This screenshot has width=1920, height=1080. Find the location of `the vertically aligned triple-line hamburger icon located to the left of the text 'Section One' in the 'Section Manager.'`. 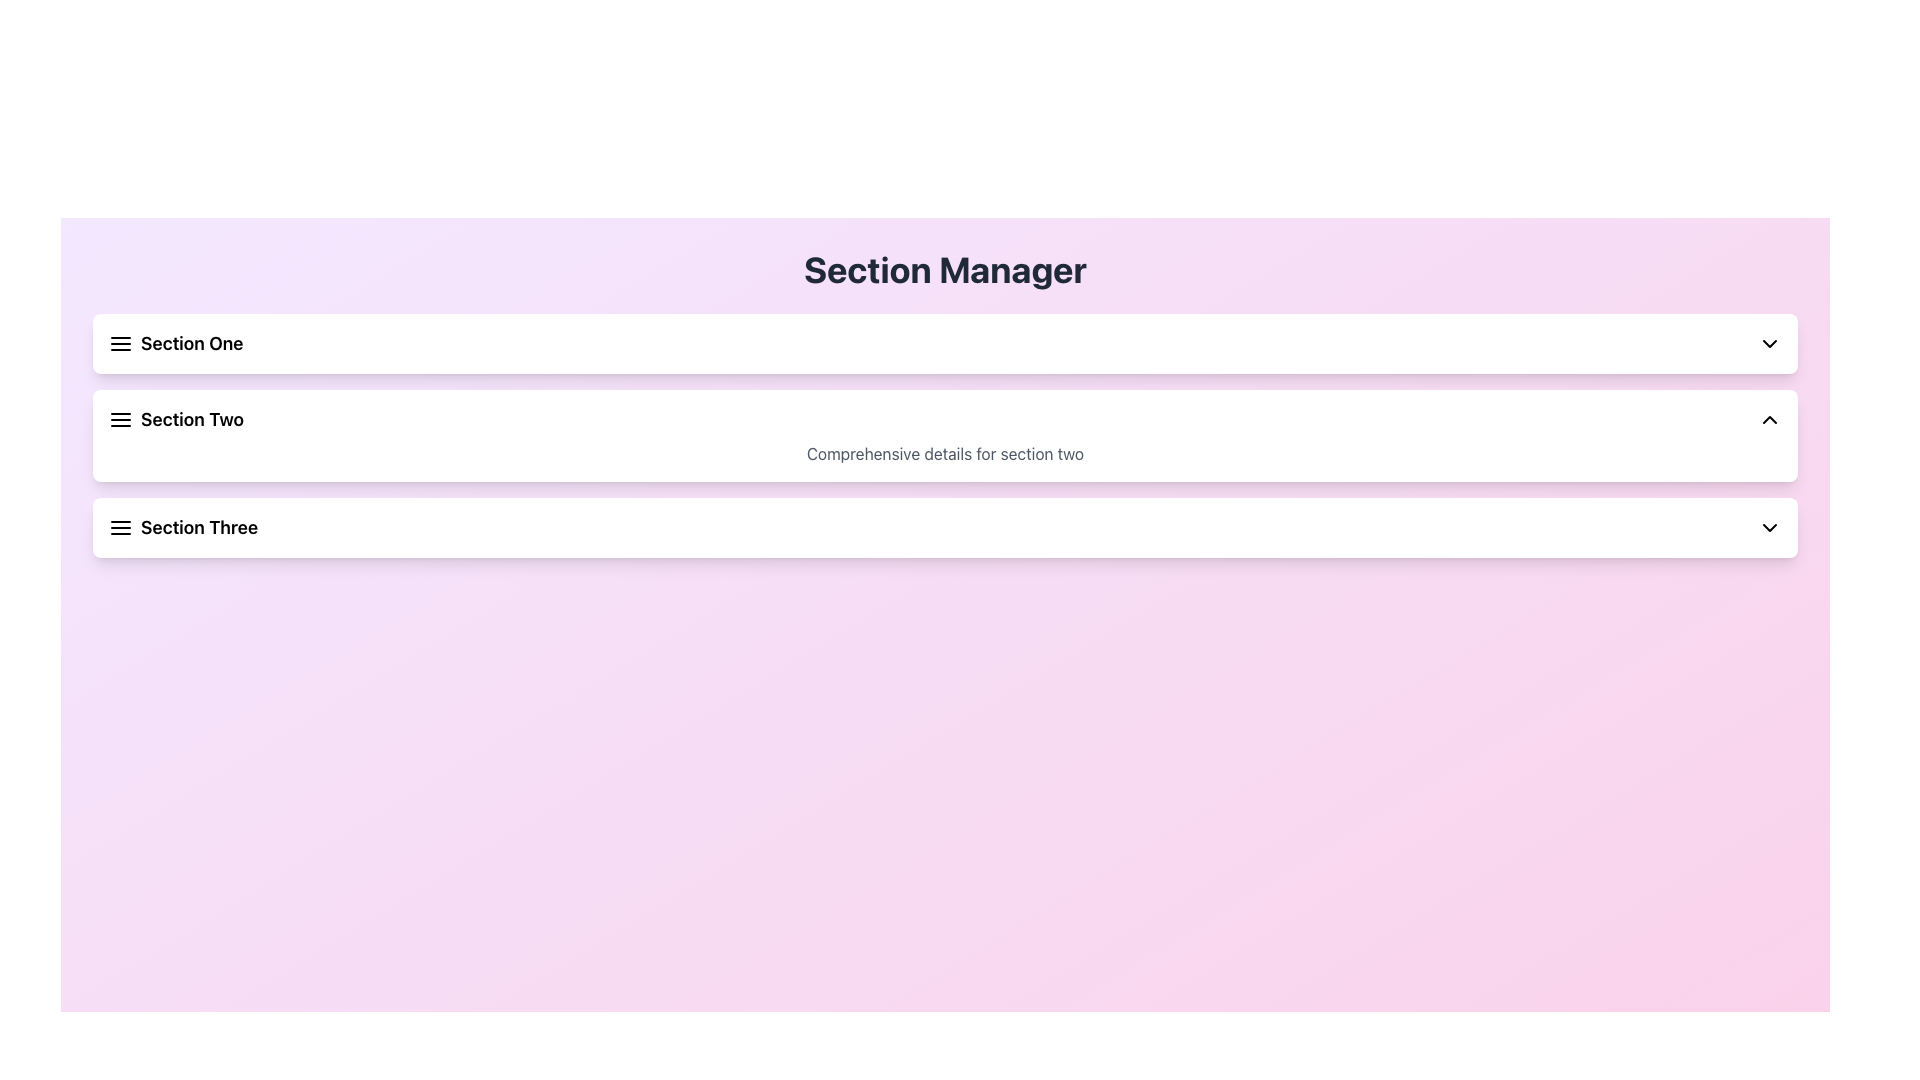

the vertically aligned triple-line hamburger icon located to the left of the text 'Section One' in the 'Section Manager.' is located at coordinates (119, 342).